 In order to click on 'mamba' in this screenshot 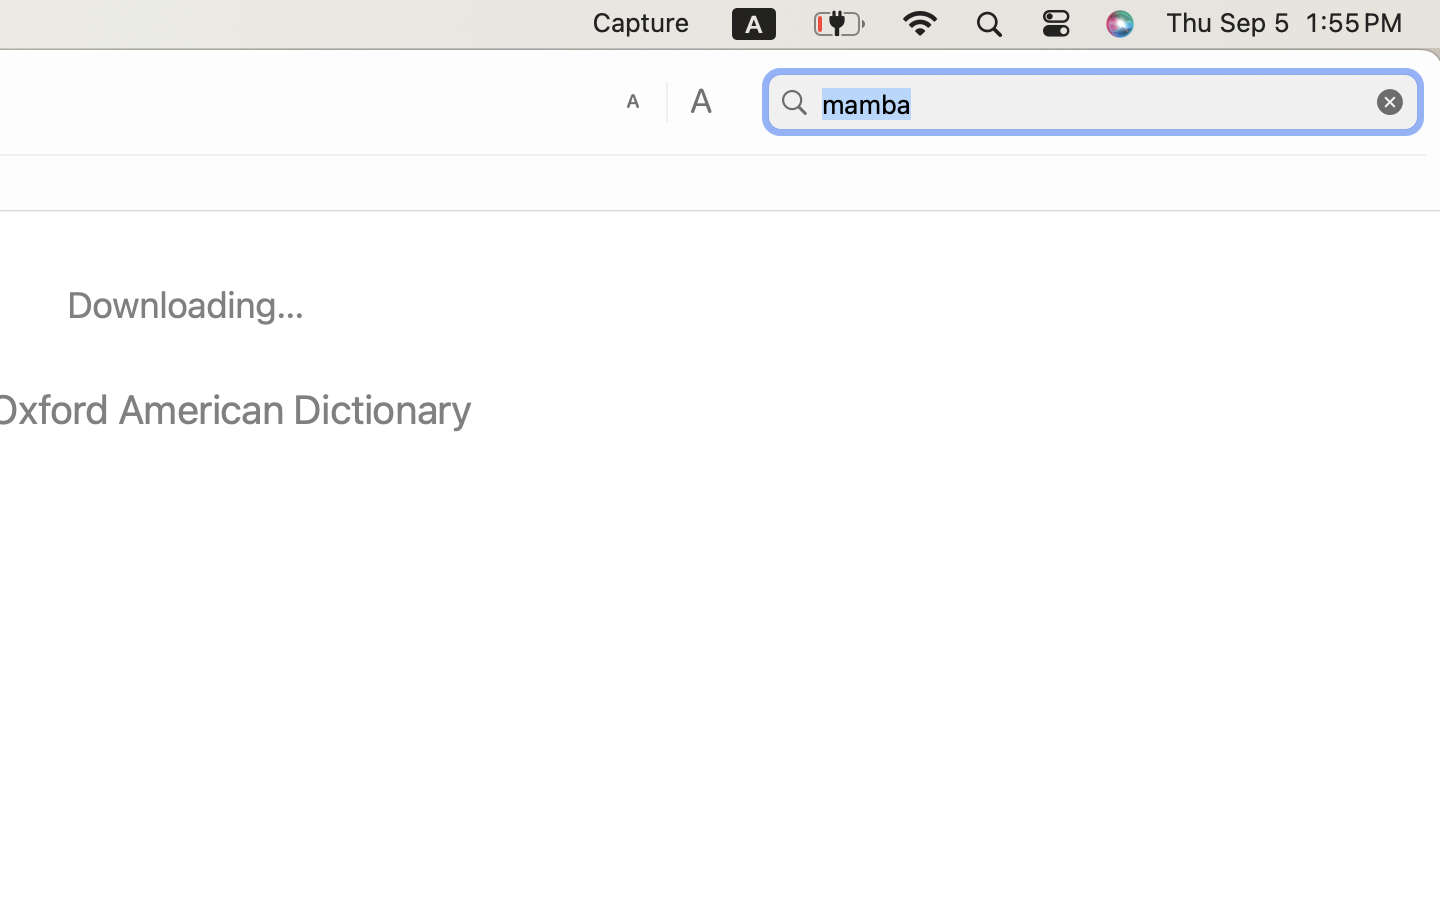, I will do `click(1091, 101)`.